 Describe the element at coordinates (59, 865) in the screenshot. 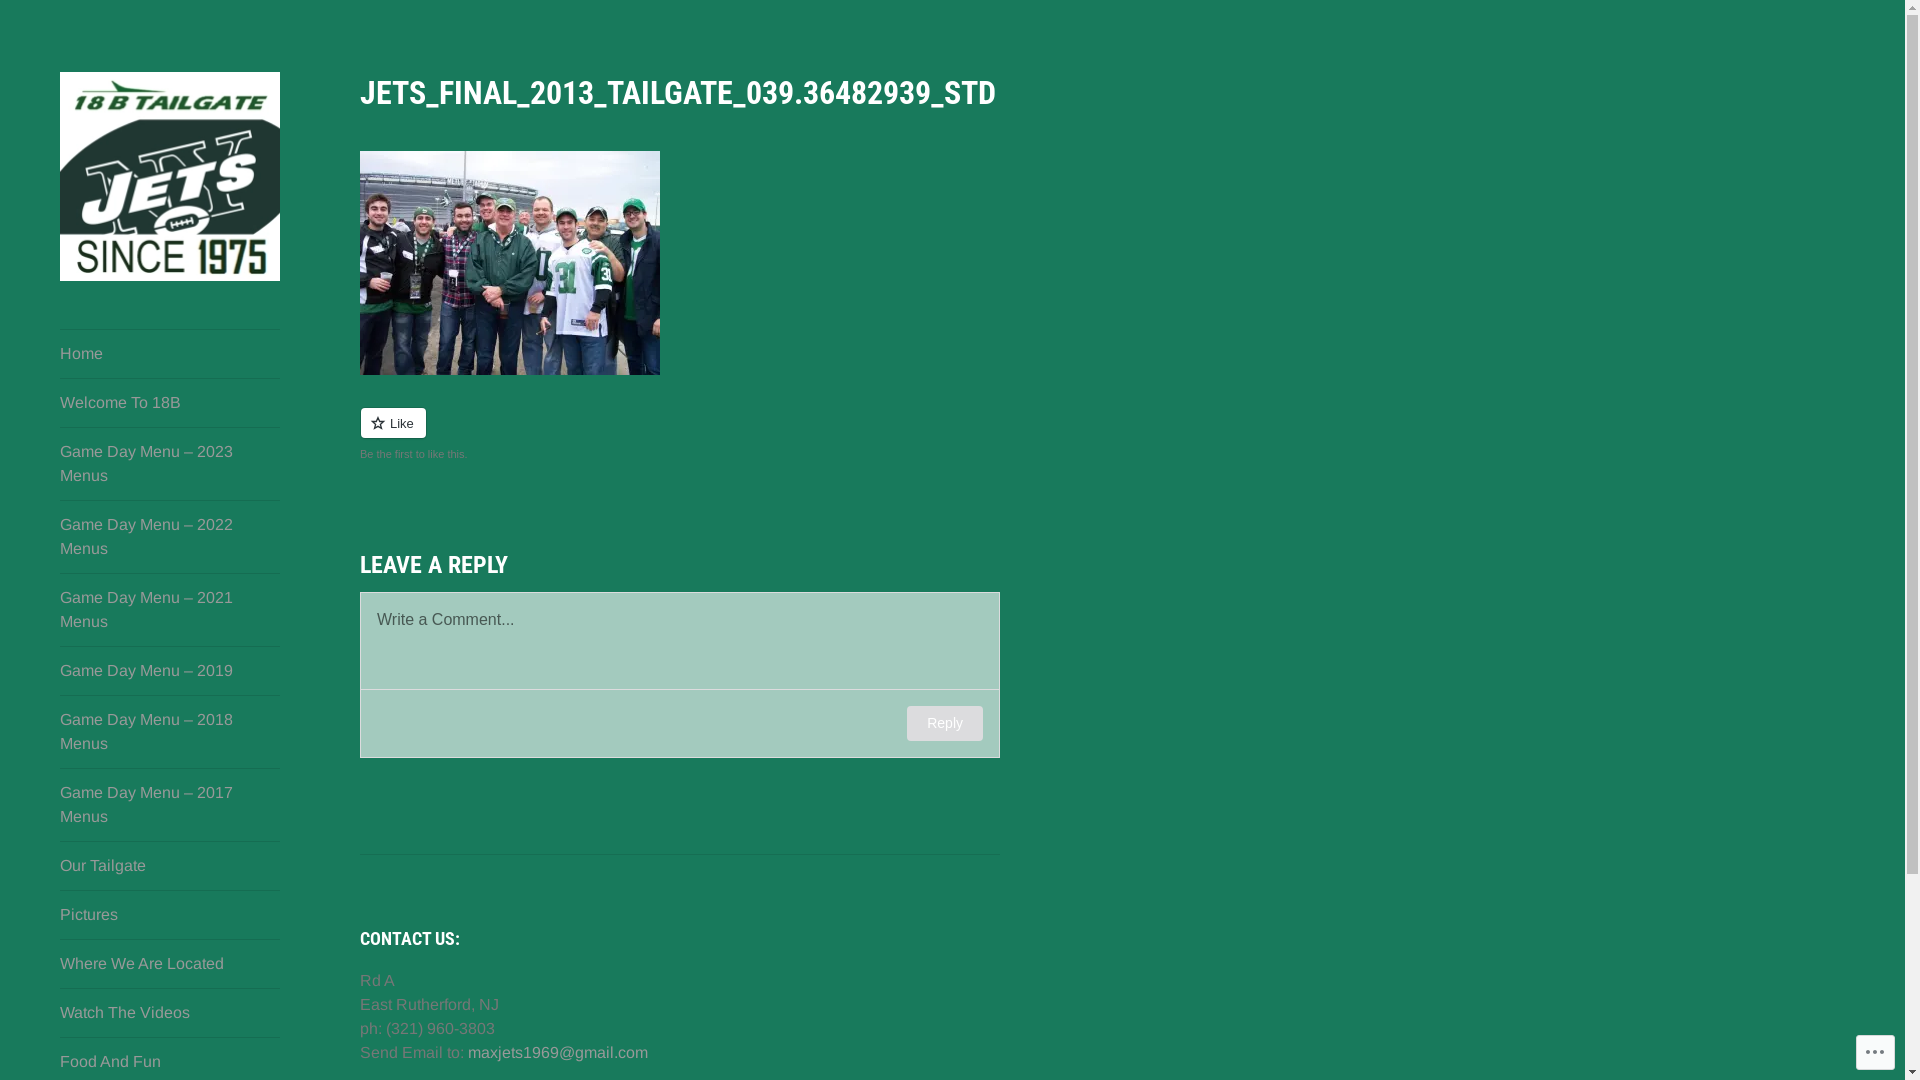

I see `'Our Tailgate'` at that location.